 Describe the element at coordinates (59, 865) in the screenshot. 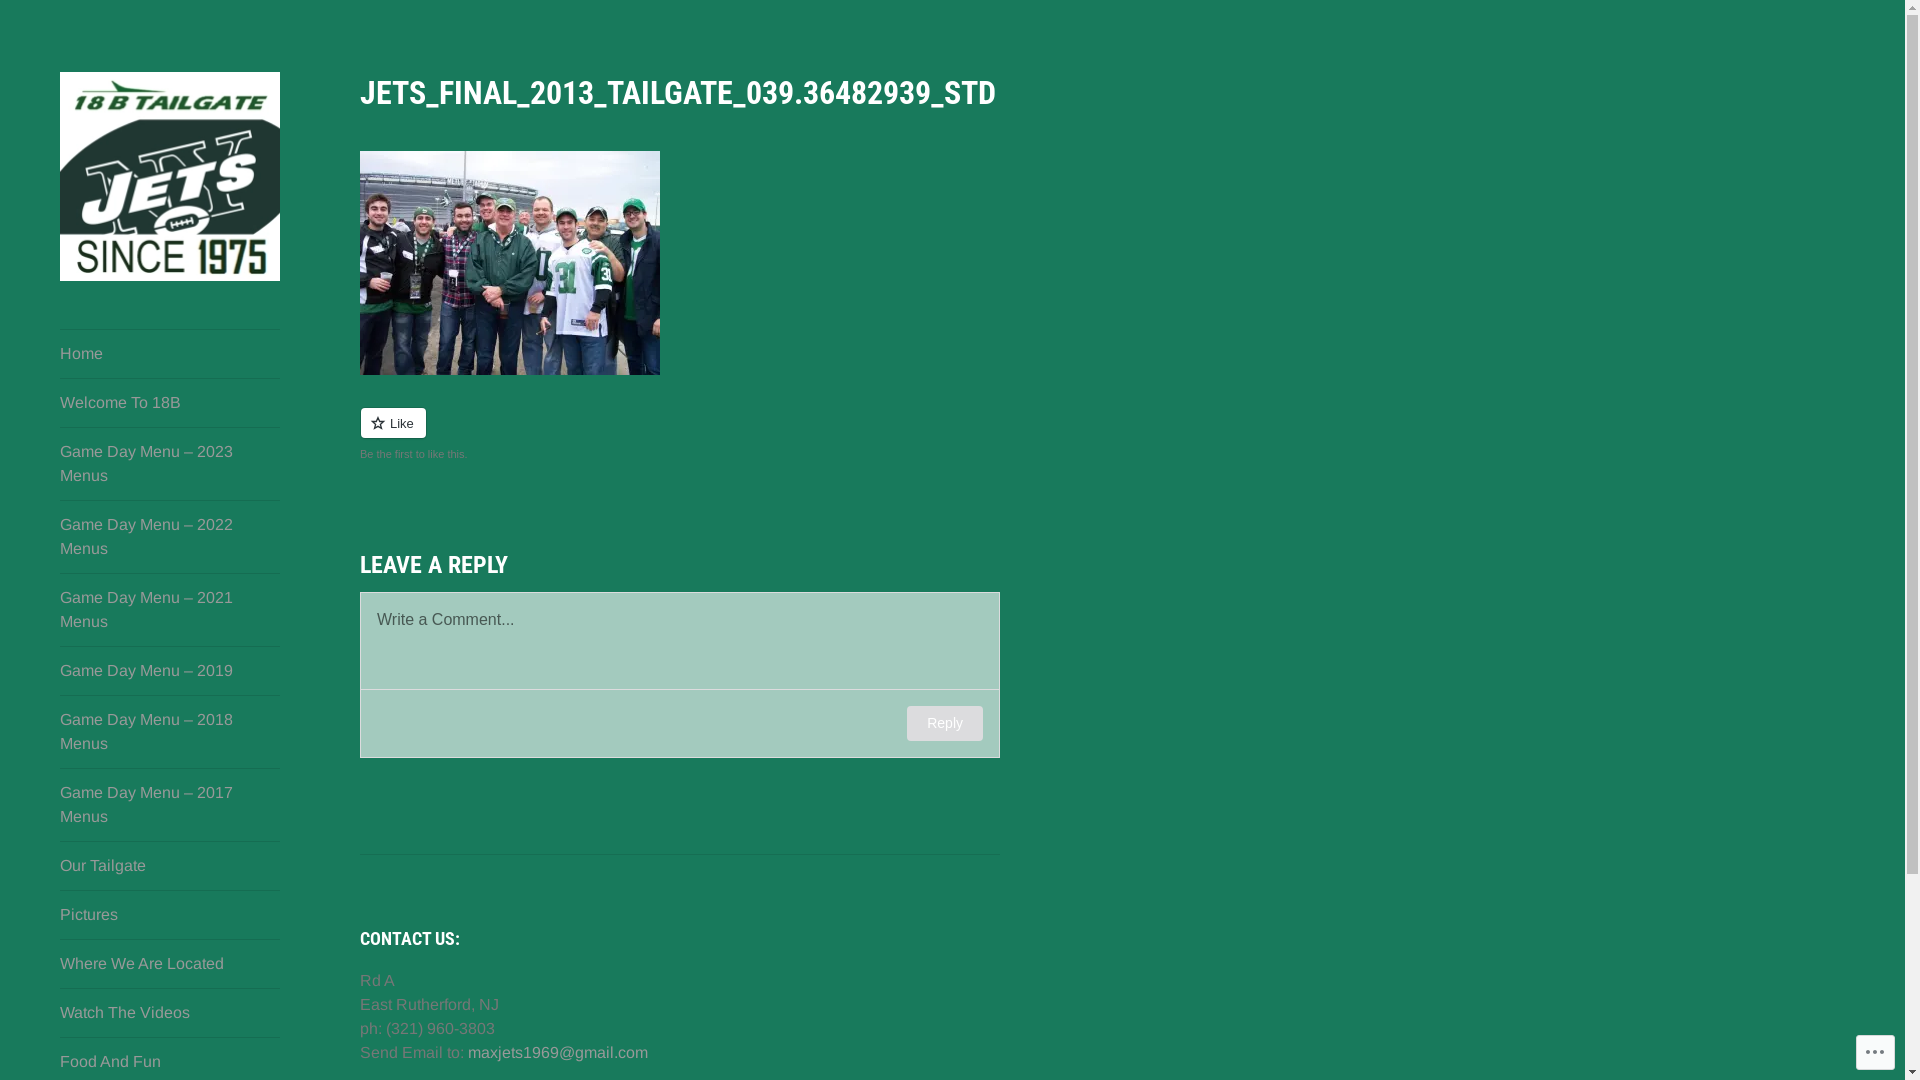

I see `'Our Tailgate'` at that location.